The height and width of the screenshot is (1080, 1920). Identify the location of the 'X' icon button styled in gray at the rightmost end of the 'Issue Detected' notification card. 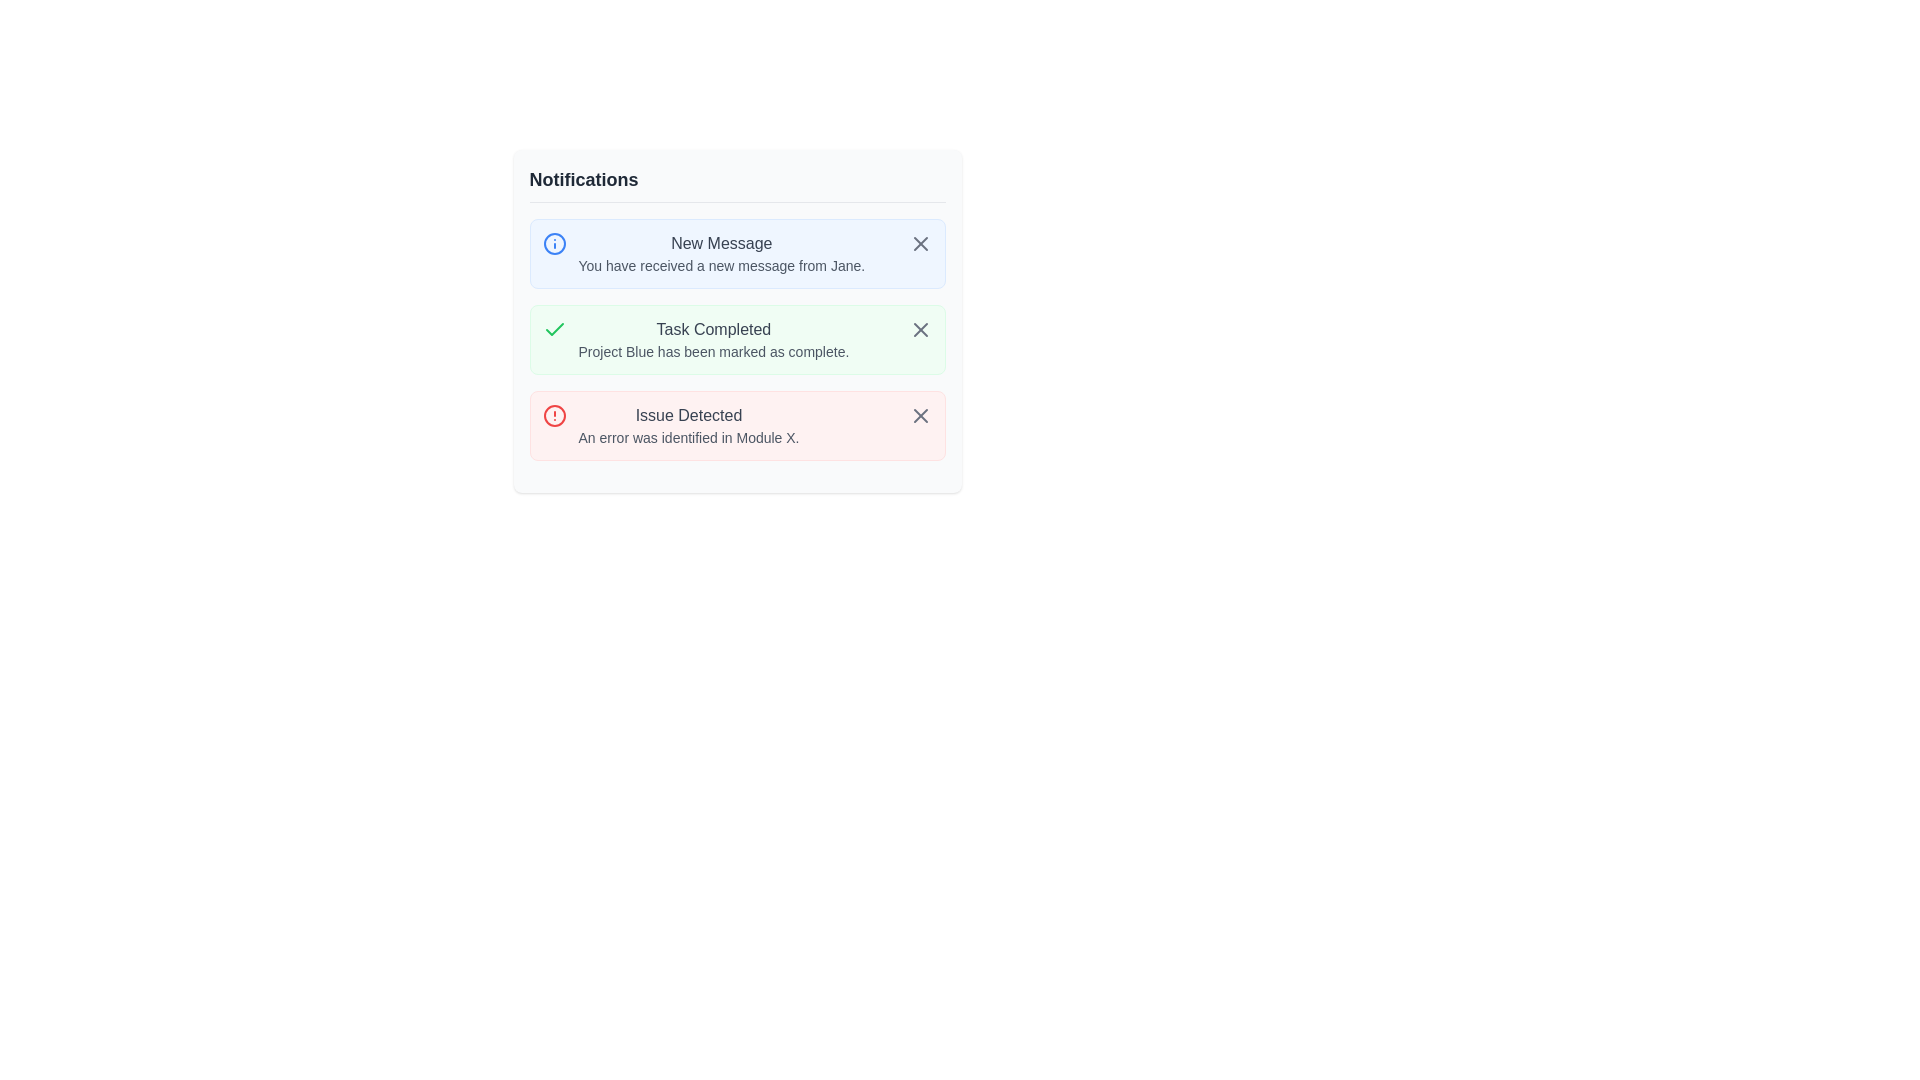
(919, 415).